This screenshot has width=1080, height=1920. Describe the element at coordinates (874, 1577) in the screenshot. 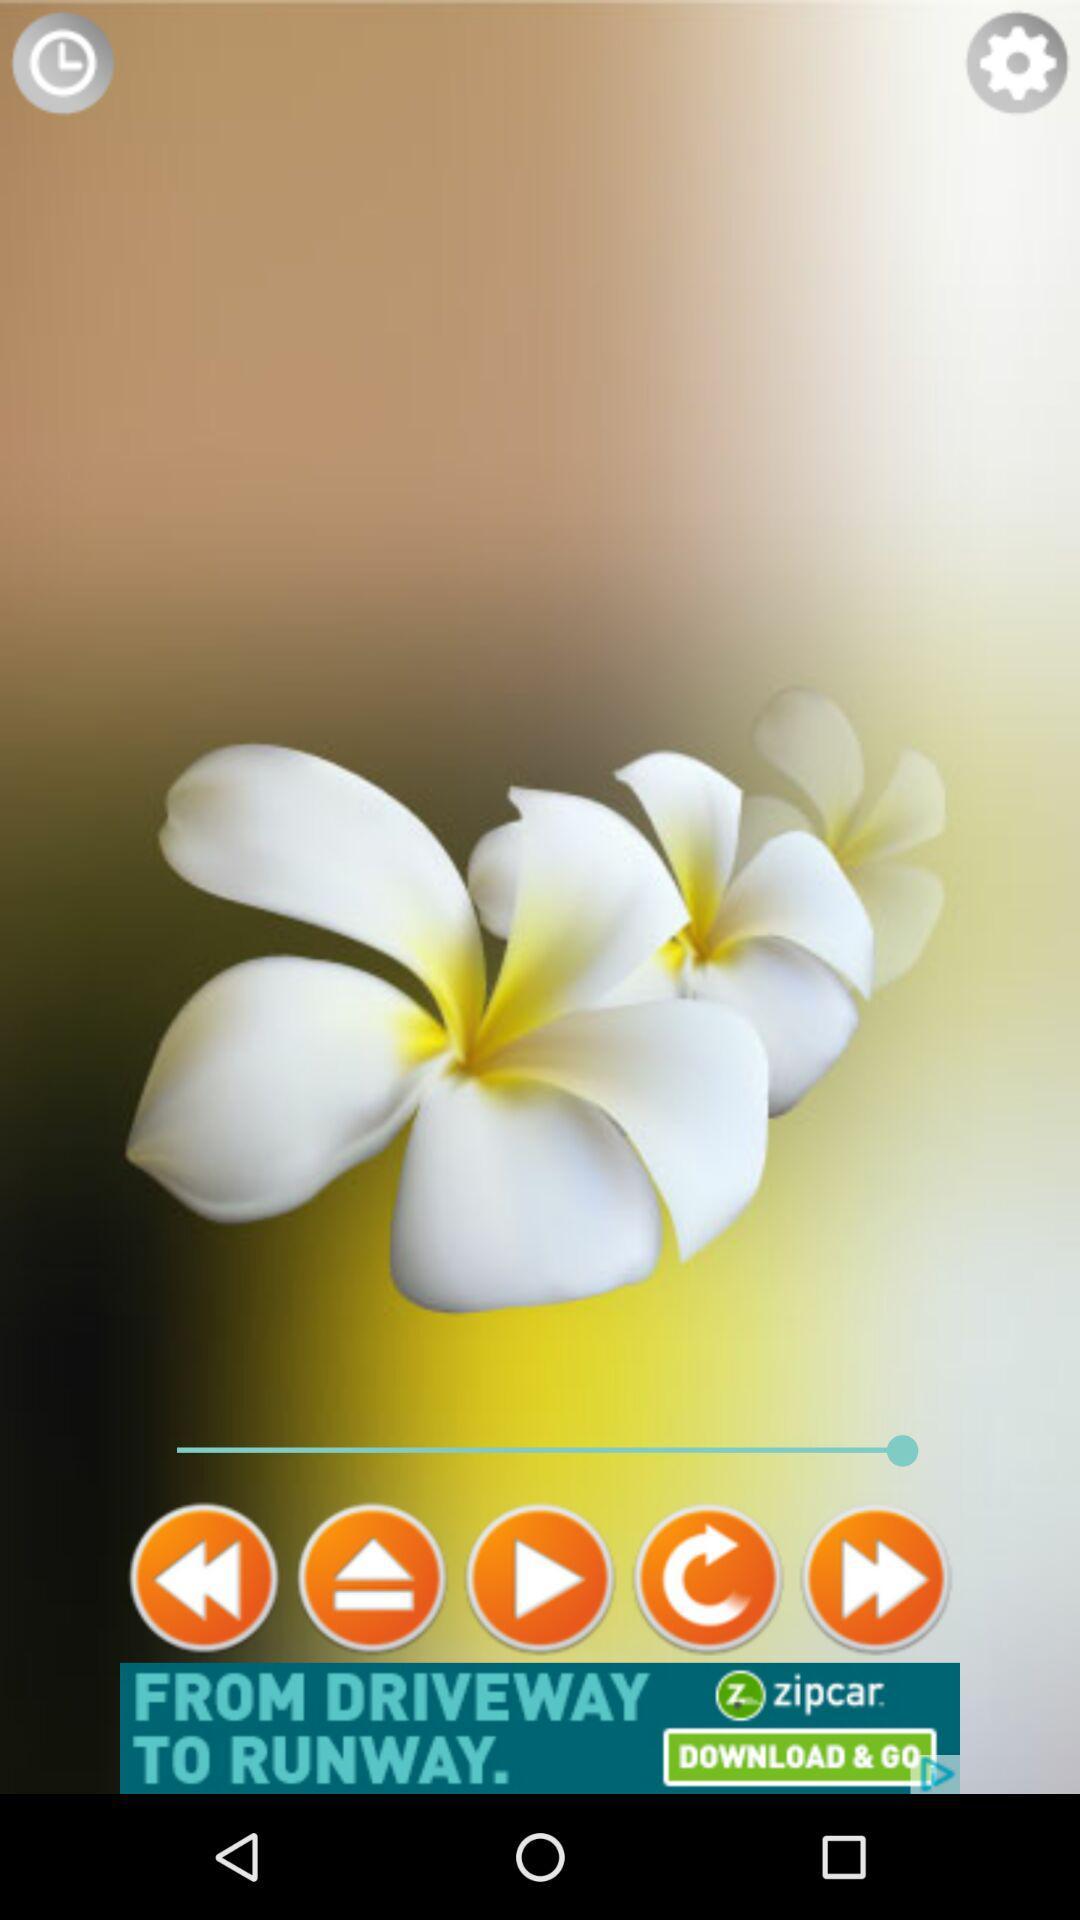

I see `forward button` at that location.